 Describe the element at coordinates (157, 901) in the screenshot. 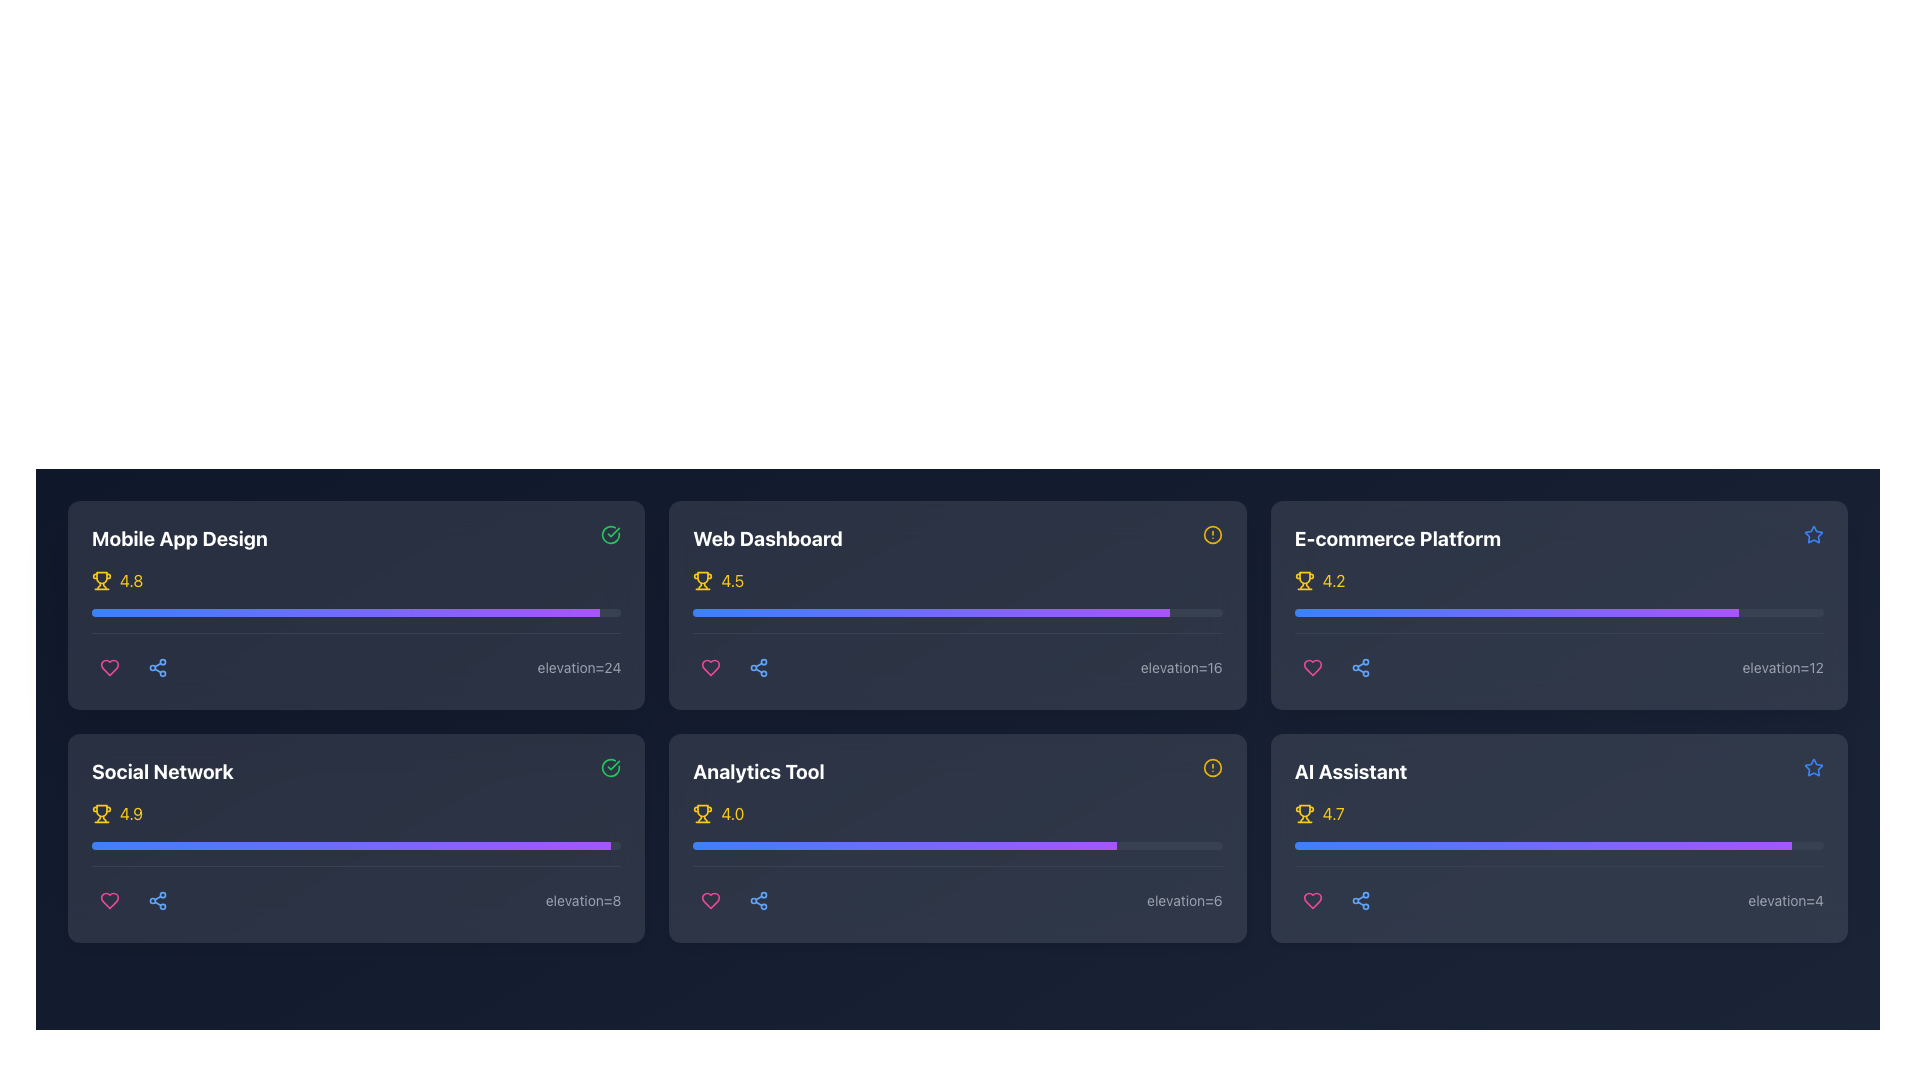

I see `the circular share button located at the bottom area of the 'Social Network' card` at that location.